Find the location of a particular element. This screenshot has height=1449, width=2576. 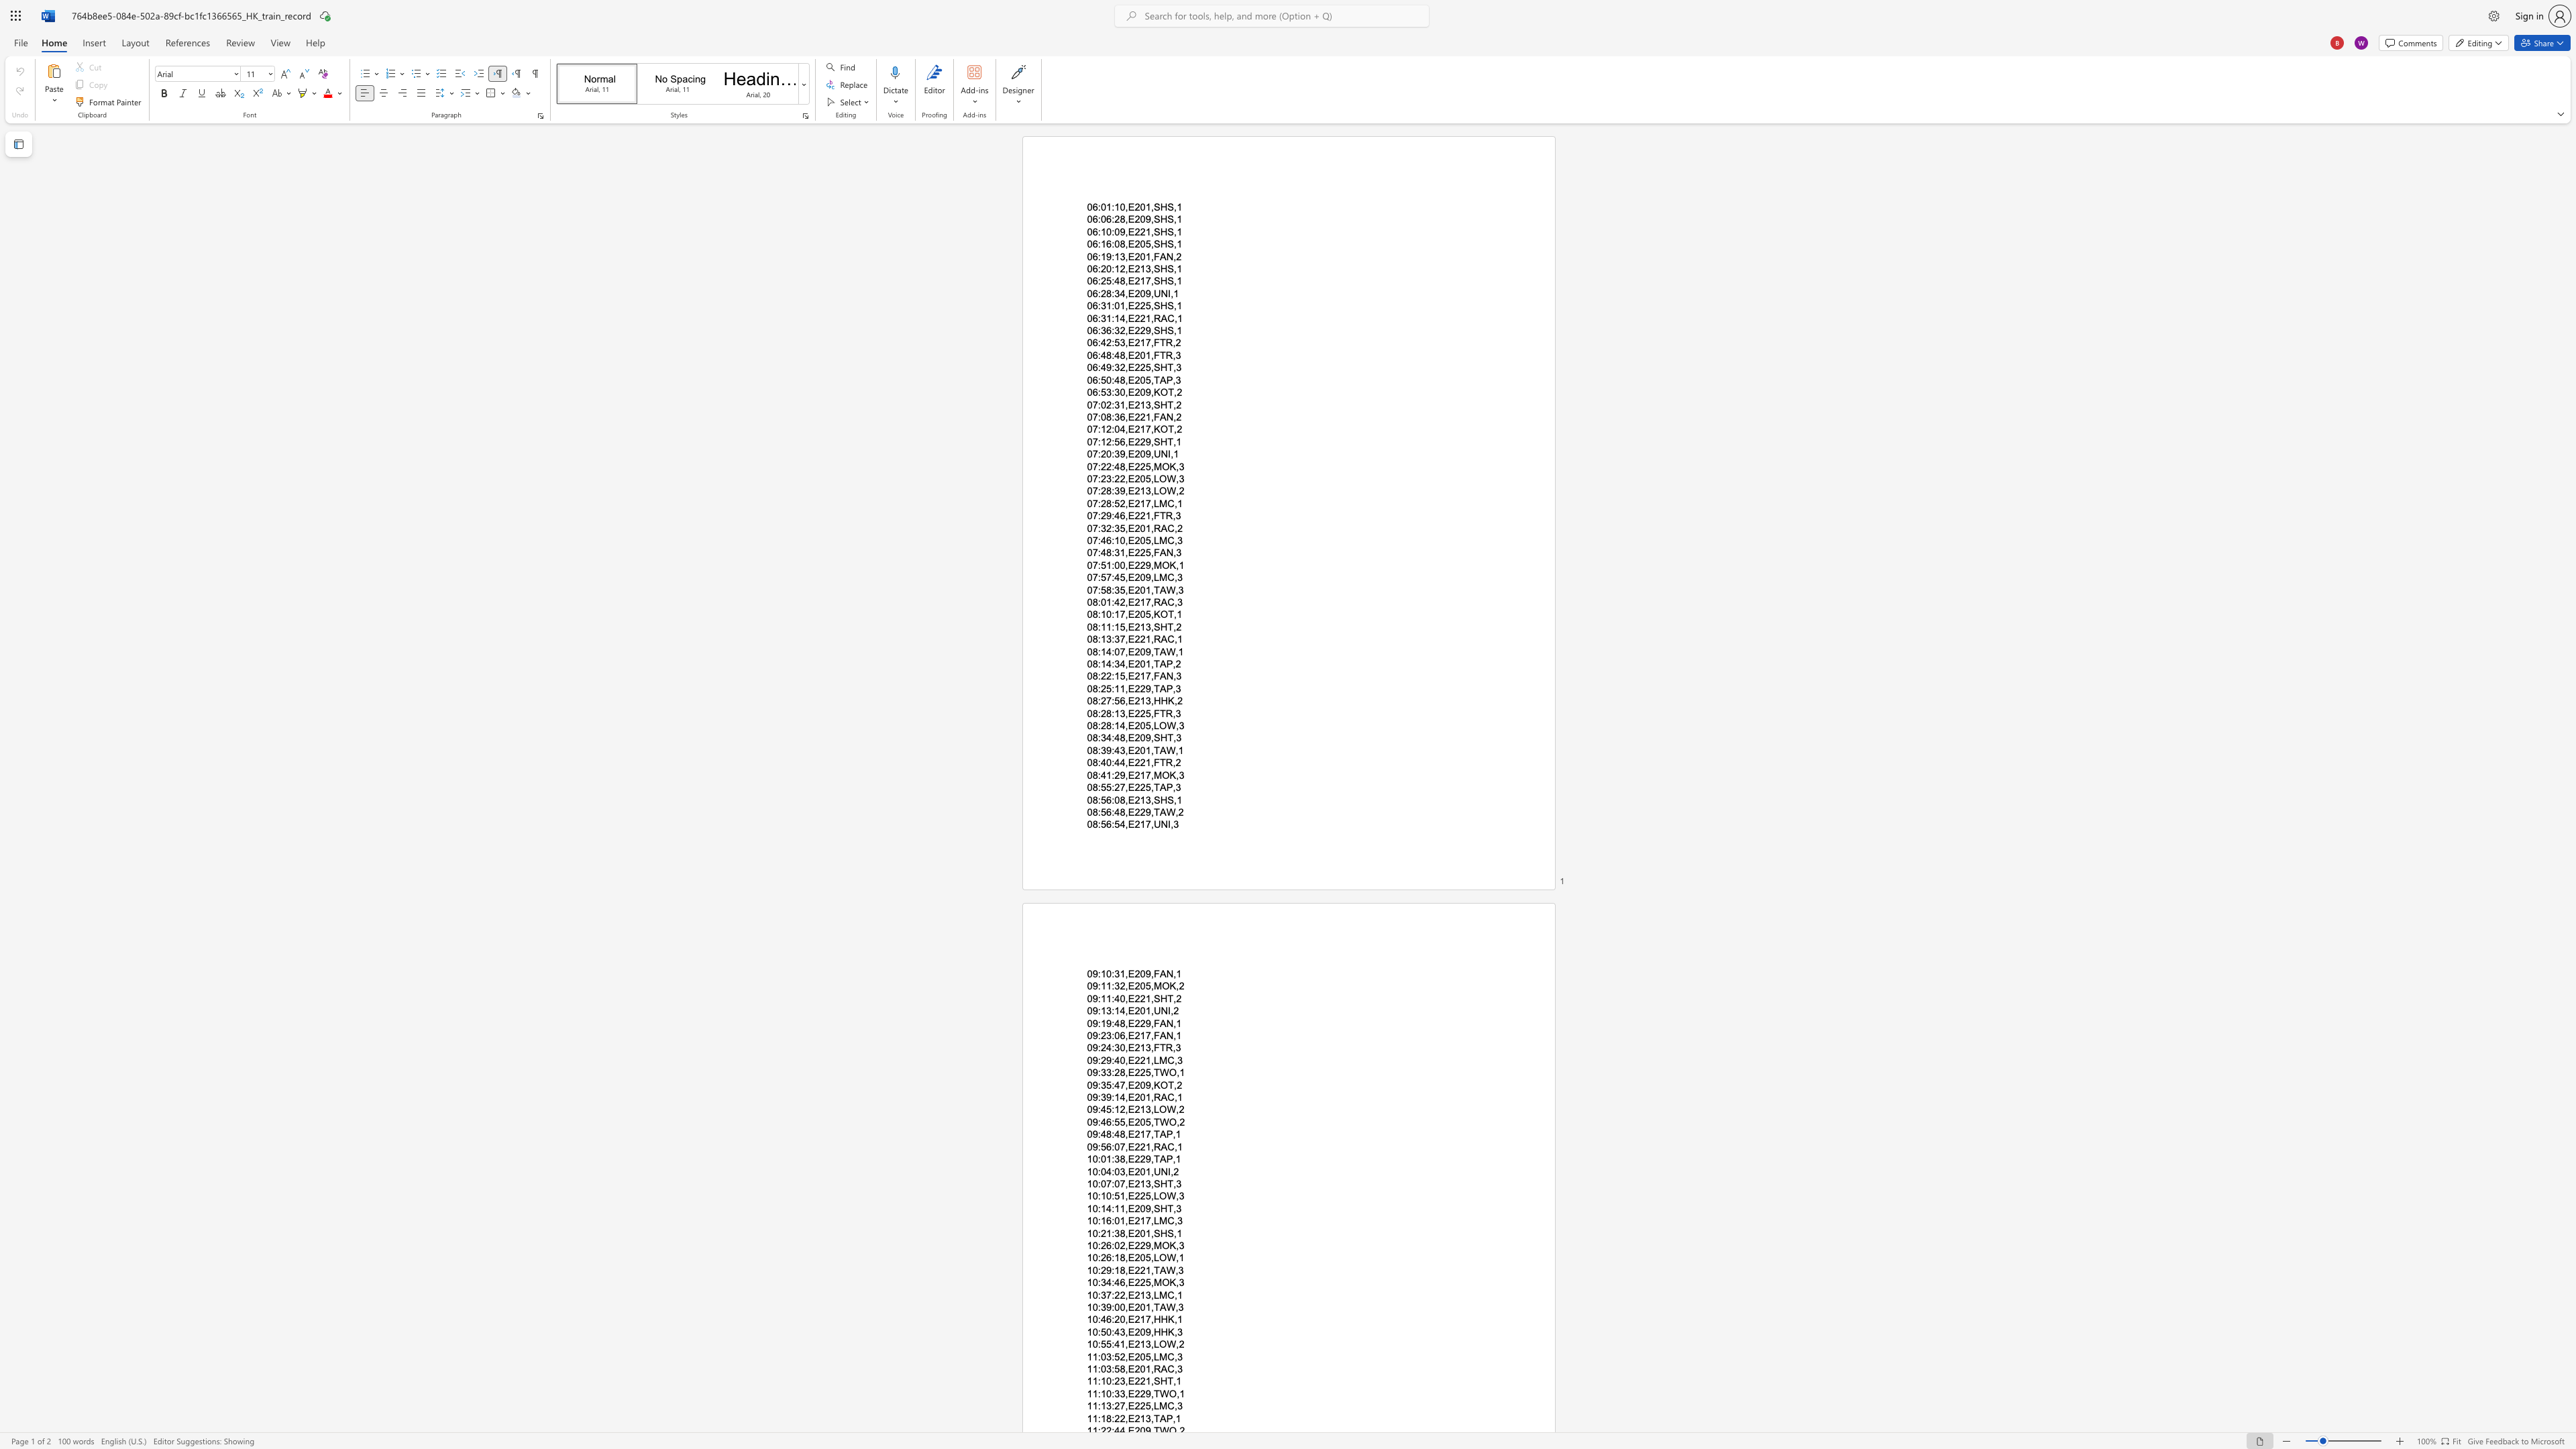

the space between the continuous character "N" and "I" in the text is located at coordinates (1165, 1010).